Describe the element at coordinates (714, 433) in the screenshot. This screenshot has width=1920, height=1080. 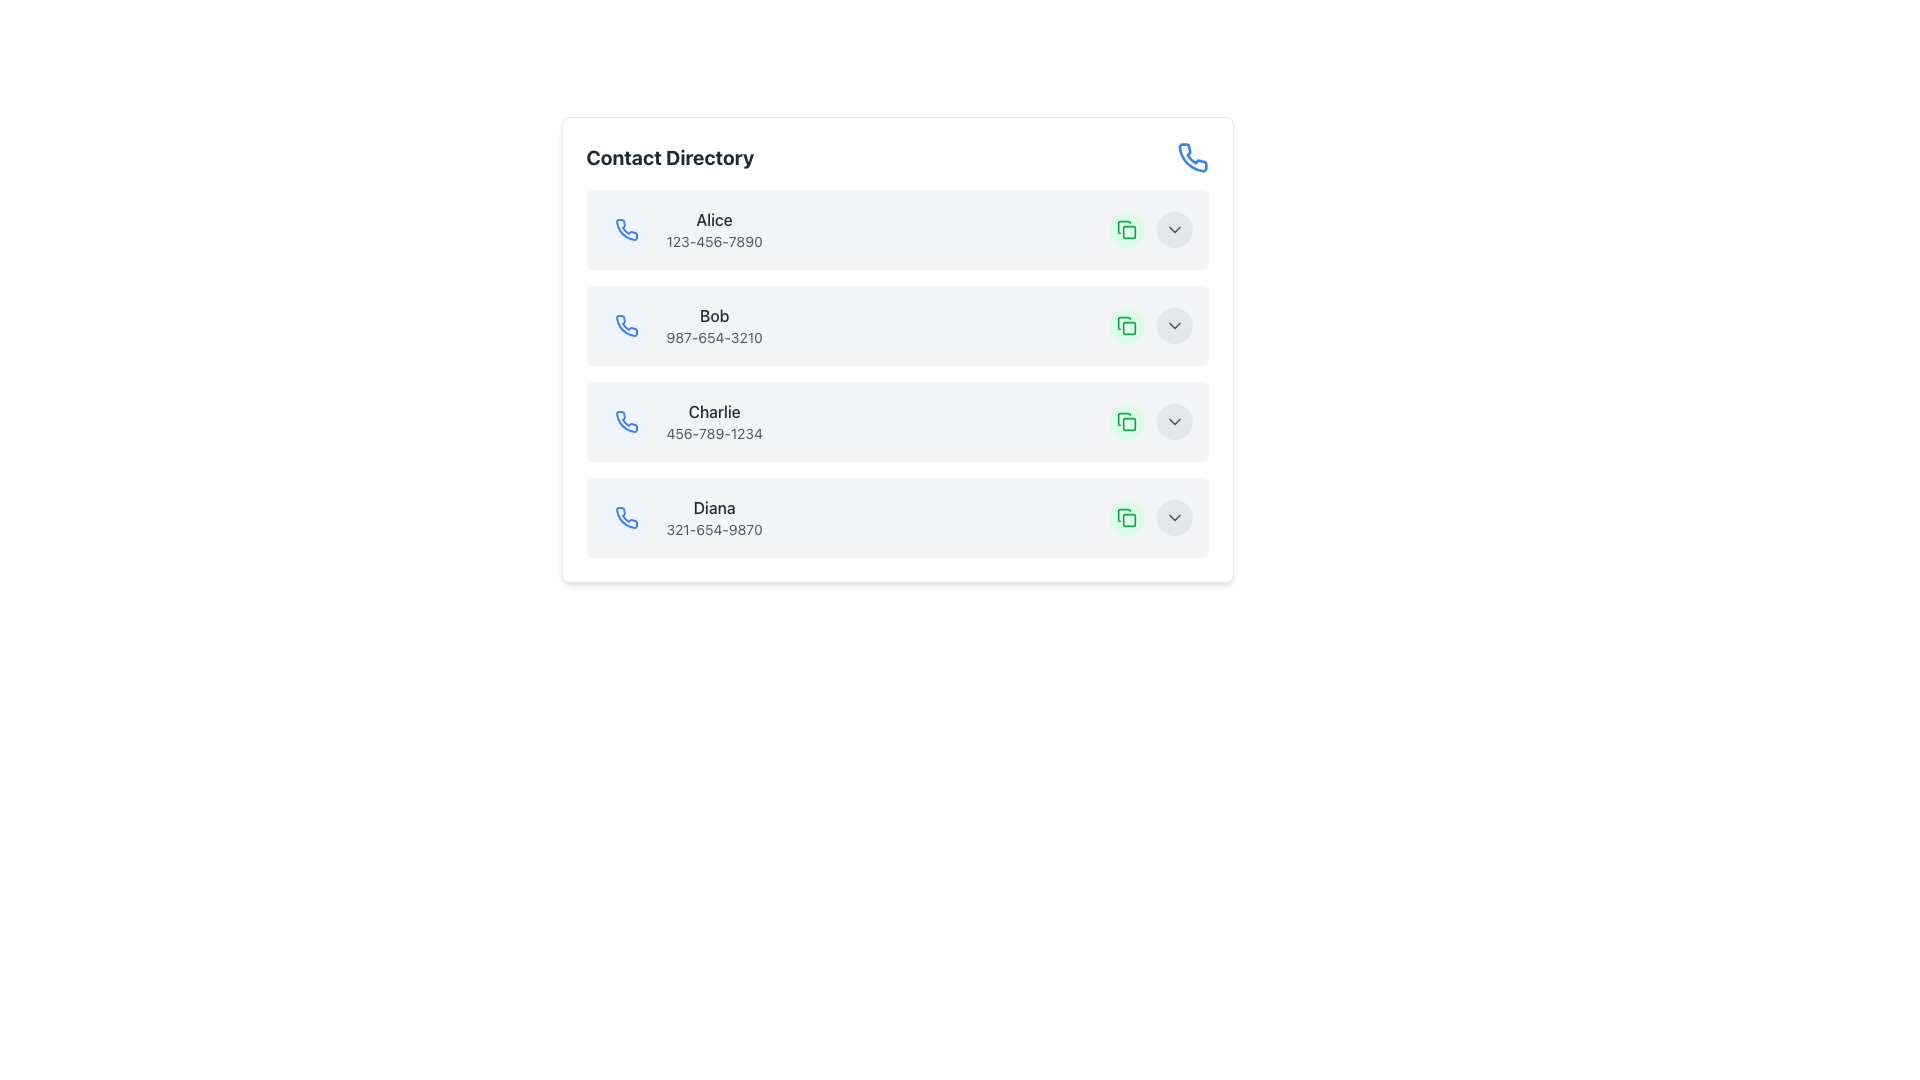
I see `the static text element displaying Charlie's phone number, which is styled in light gray and located directly below the name 'Charlie' in the contact directory interface` at that location.